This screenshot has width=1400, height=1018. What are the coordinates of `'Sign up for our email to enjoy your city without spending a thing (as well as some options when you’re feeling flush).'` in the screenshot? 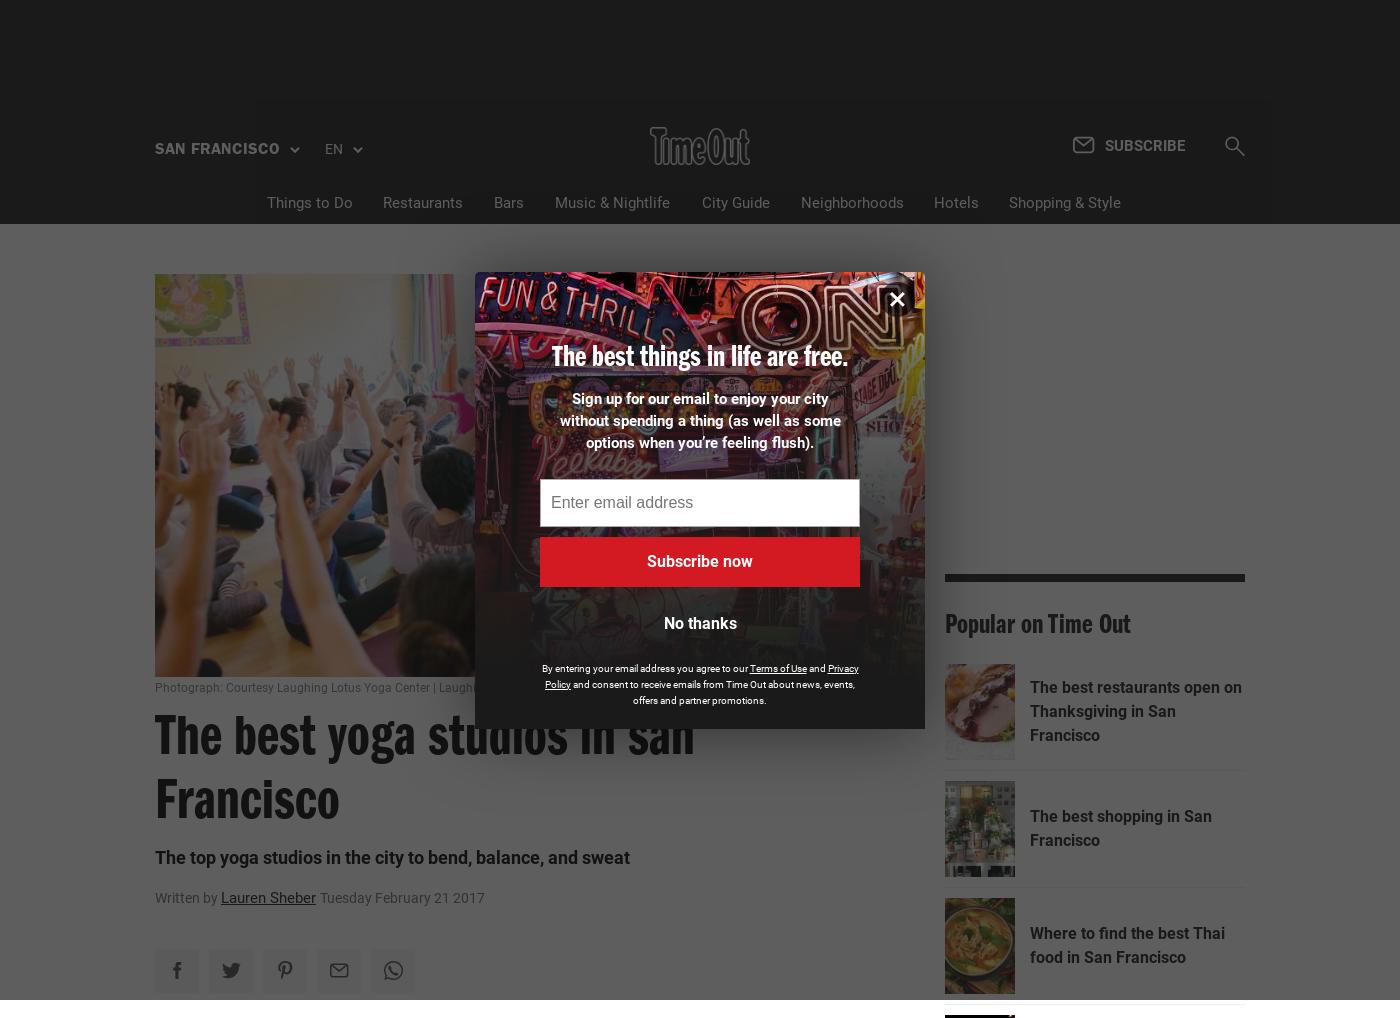 It's located at (699, 419).